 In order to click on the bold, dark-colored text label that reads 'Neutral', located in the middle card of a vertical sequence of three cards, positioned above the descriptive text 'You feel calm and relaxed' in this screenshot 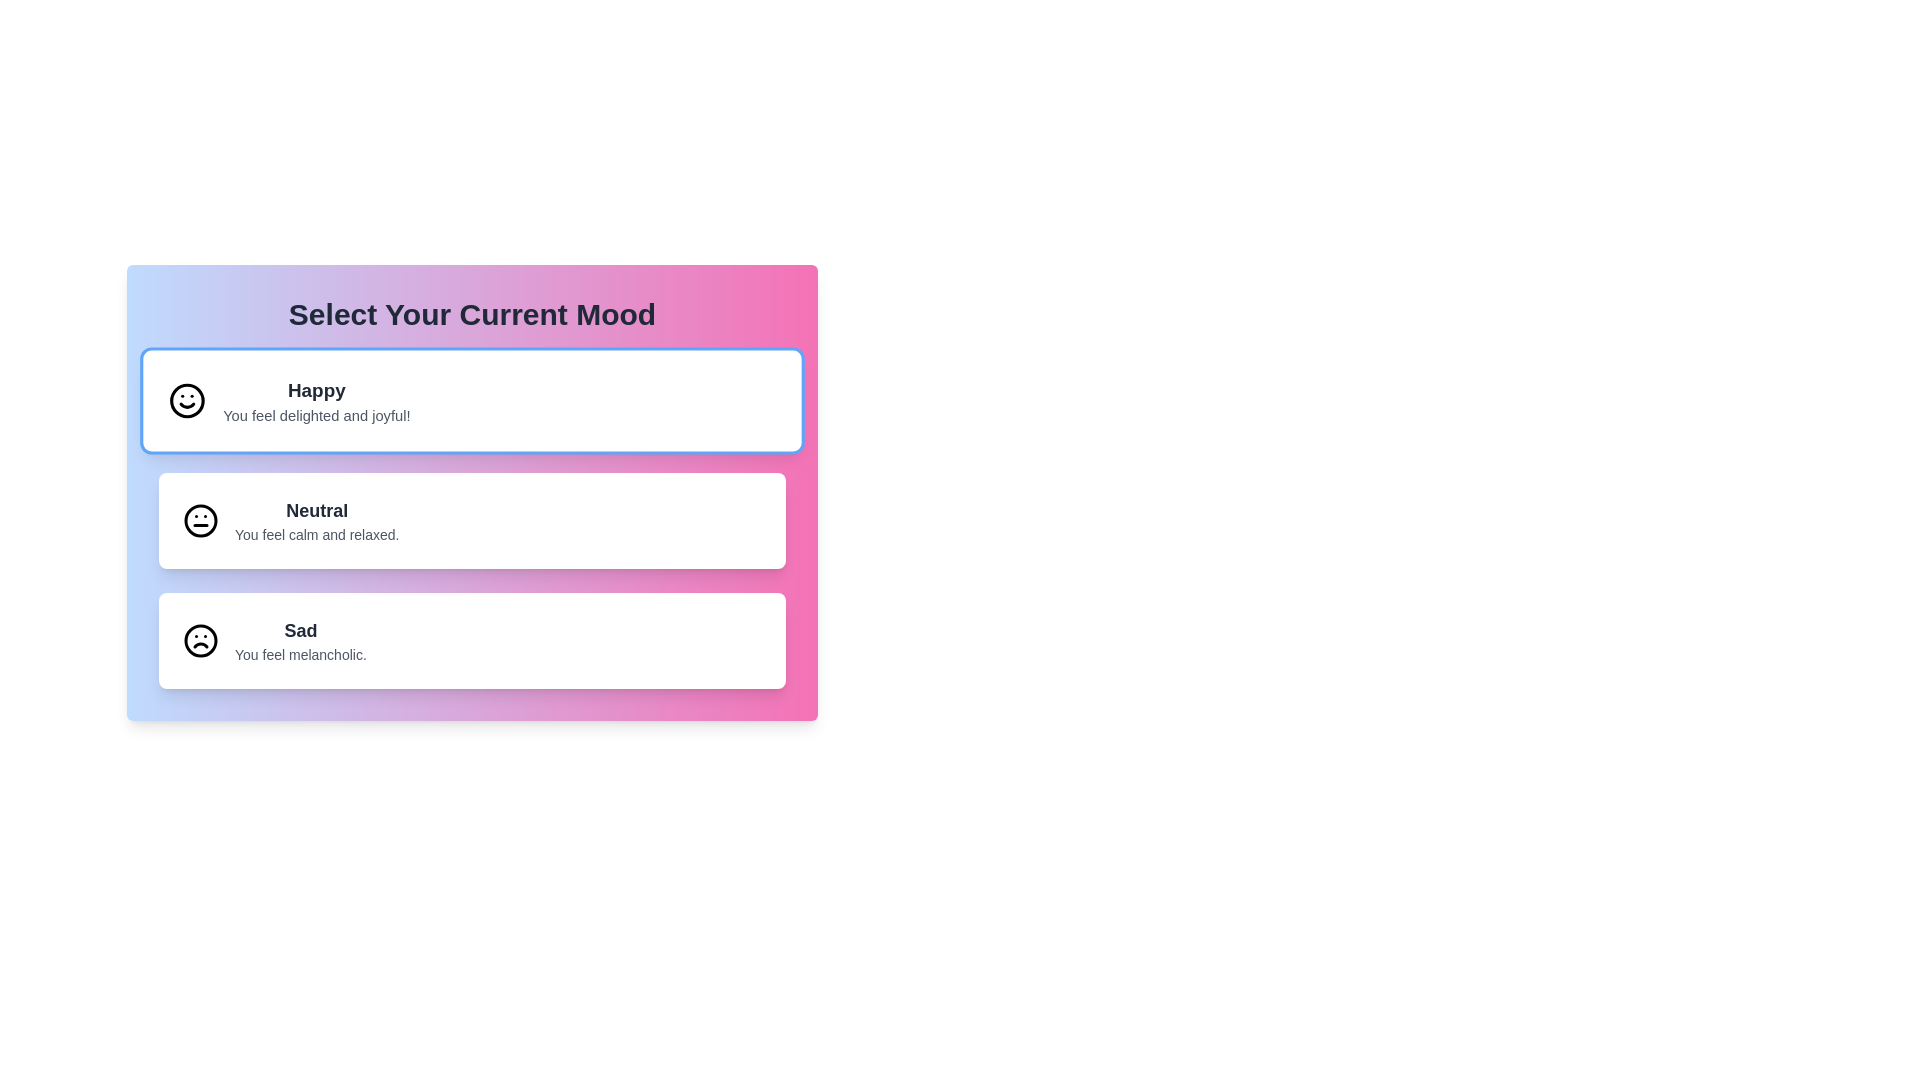, I will do `click(316, 509)`.